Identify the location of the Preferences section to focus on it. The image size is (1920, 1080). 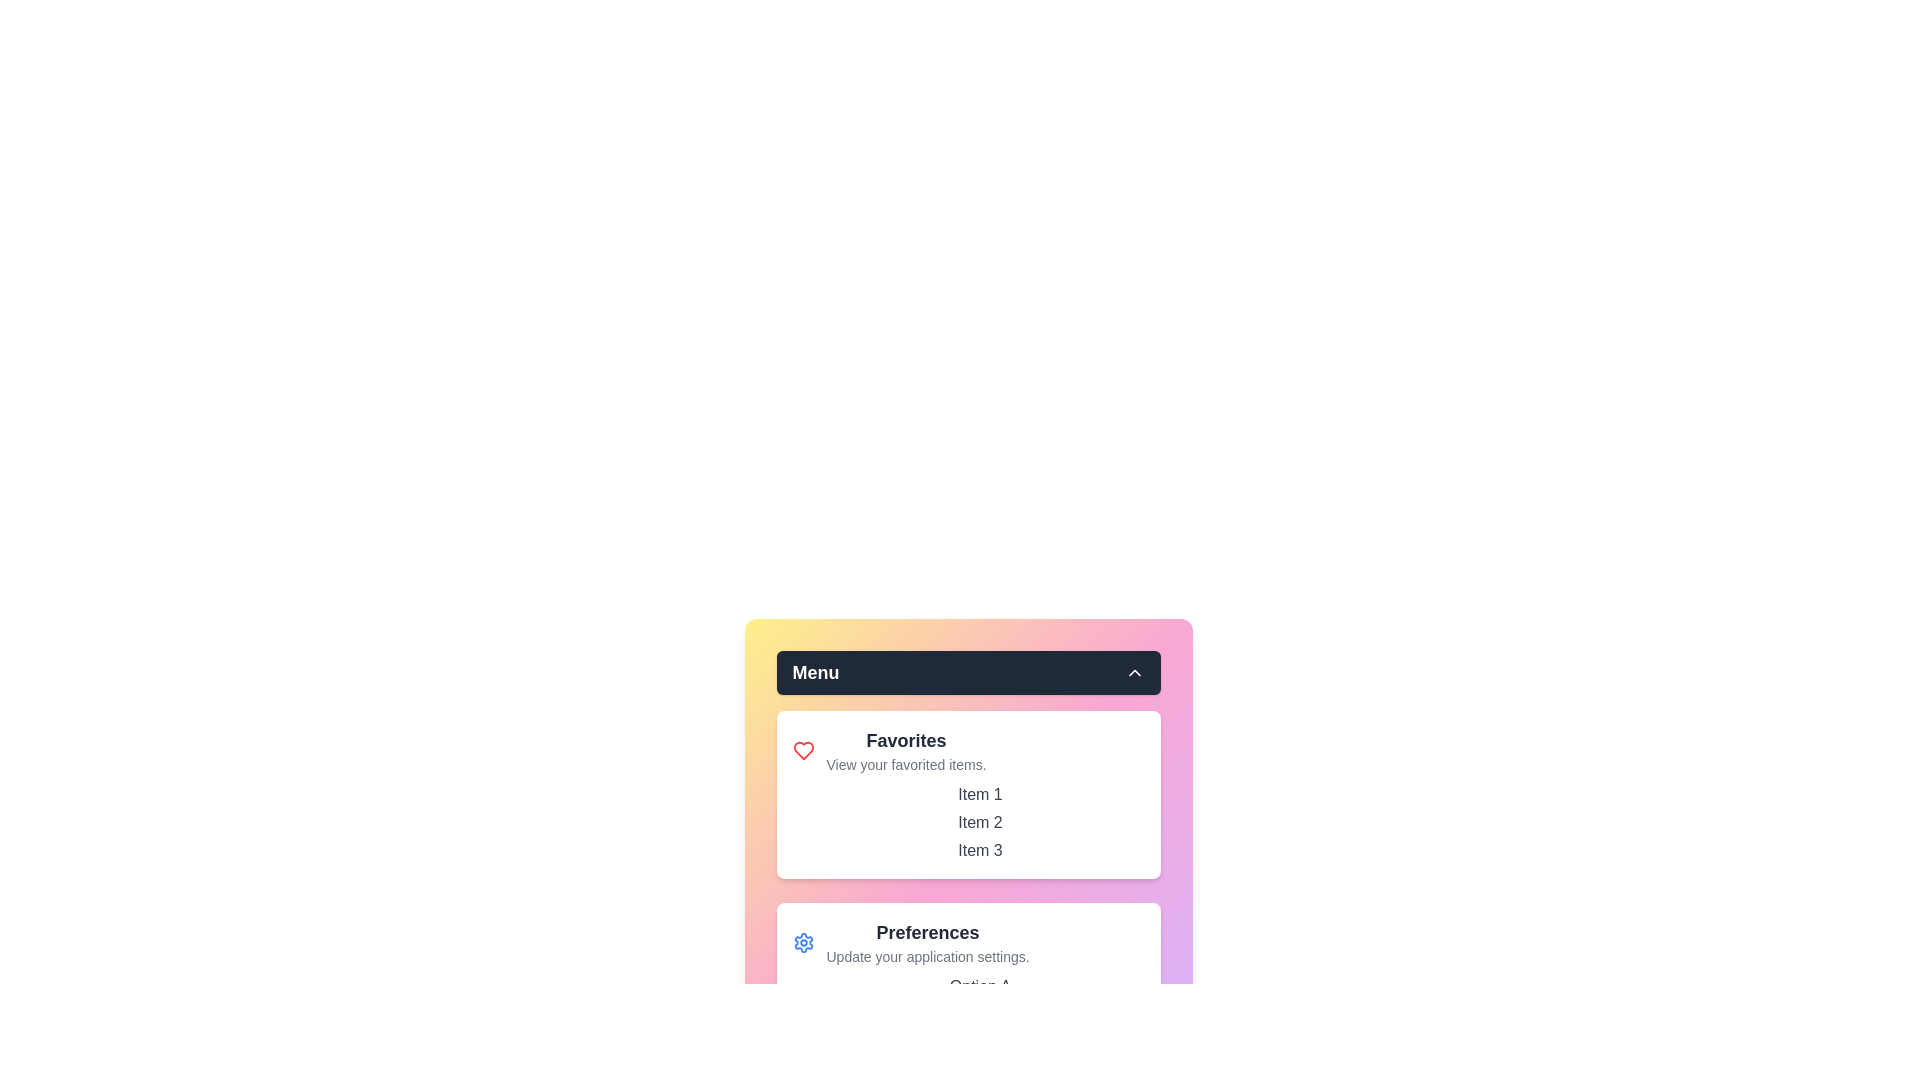
(968, 971).